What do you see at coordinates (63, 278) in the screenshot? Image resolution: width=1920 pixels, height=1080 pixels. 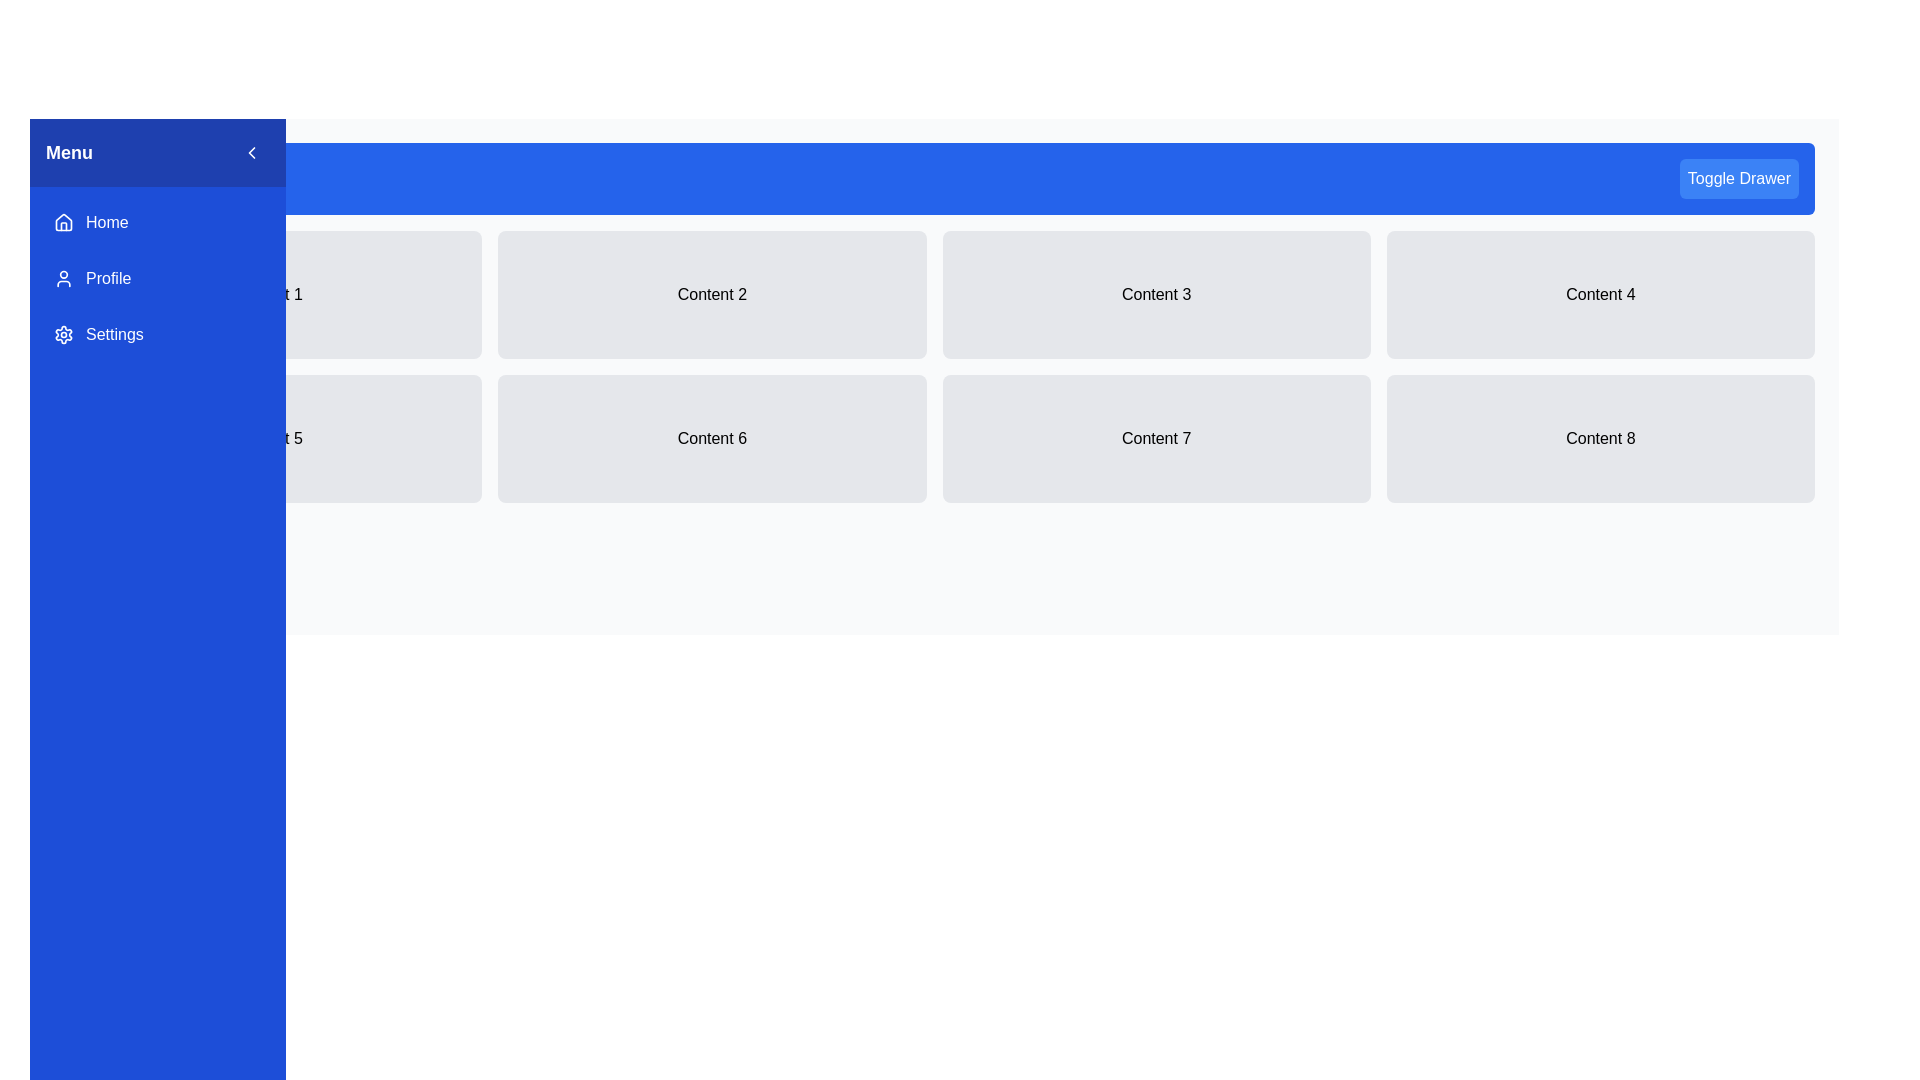 I see `the user profile SVG icon located to the left of the 'Profile' label in the vertical navigation menu` at bounding box center [63, 278].